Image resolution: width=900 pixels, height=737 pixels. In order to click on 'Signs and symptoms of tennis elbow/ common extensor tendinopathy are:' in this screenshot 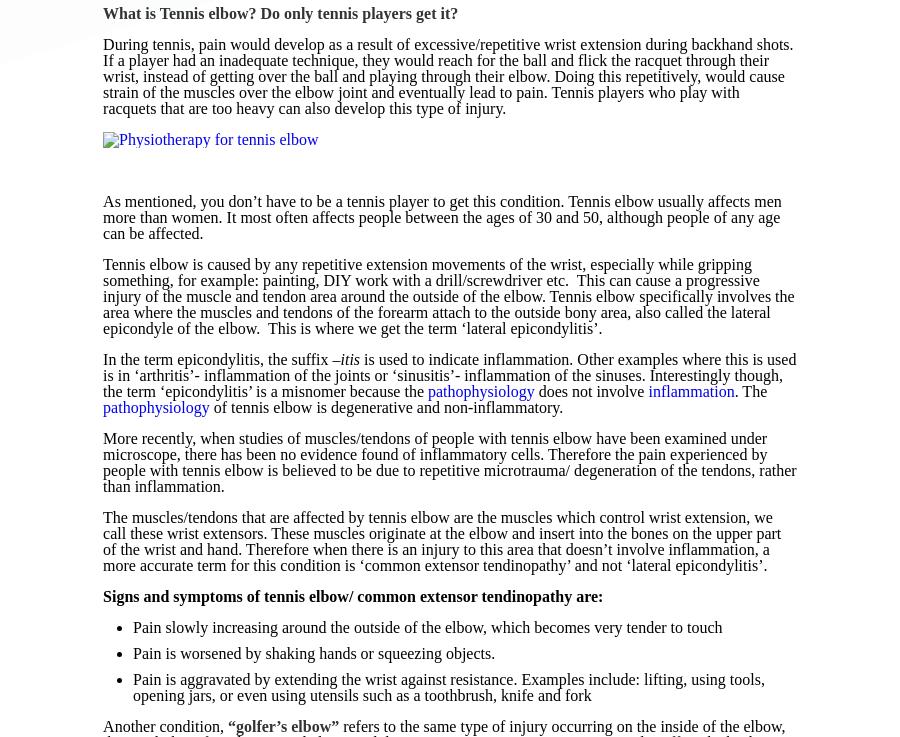, I will do `click(352, 595)`.